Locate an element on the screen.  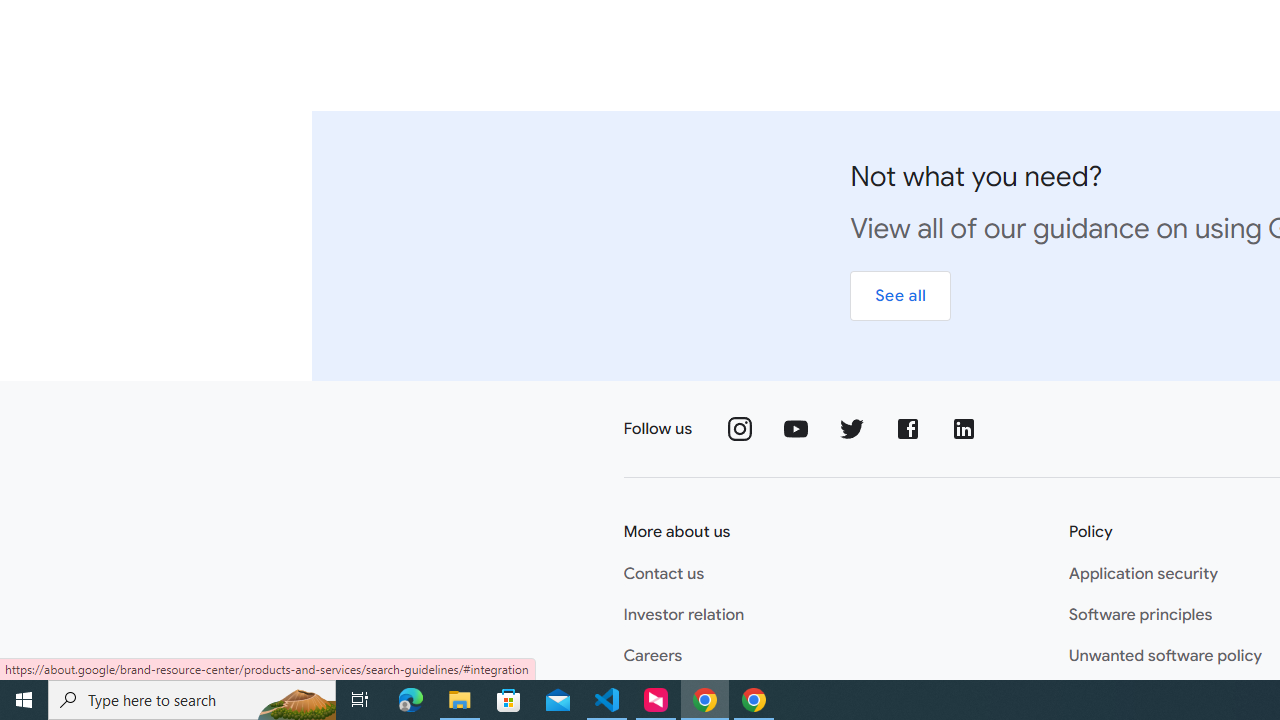
'Unwanted software policy' is located at coordinates (1165, 656).